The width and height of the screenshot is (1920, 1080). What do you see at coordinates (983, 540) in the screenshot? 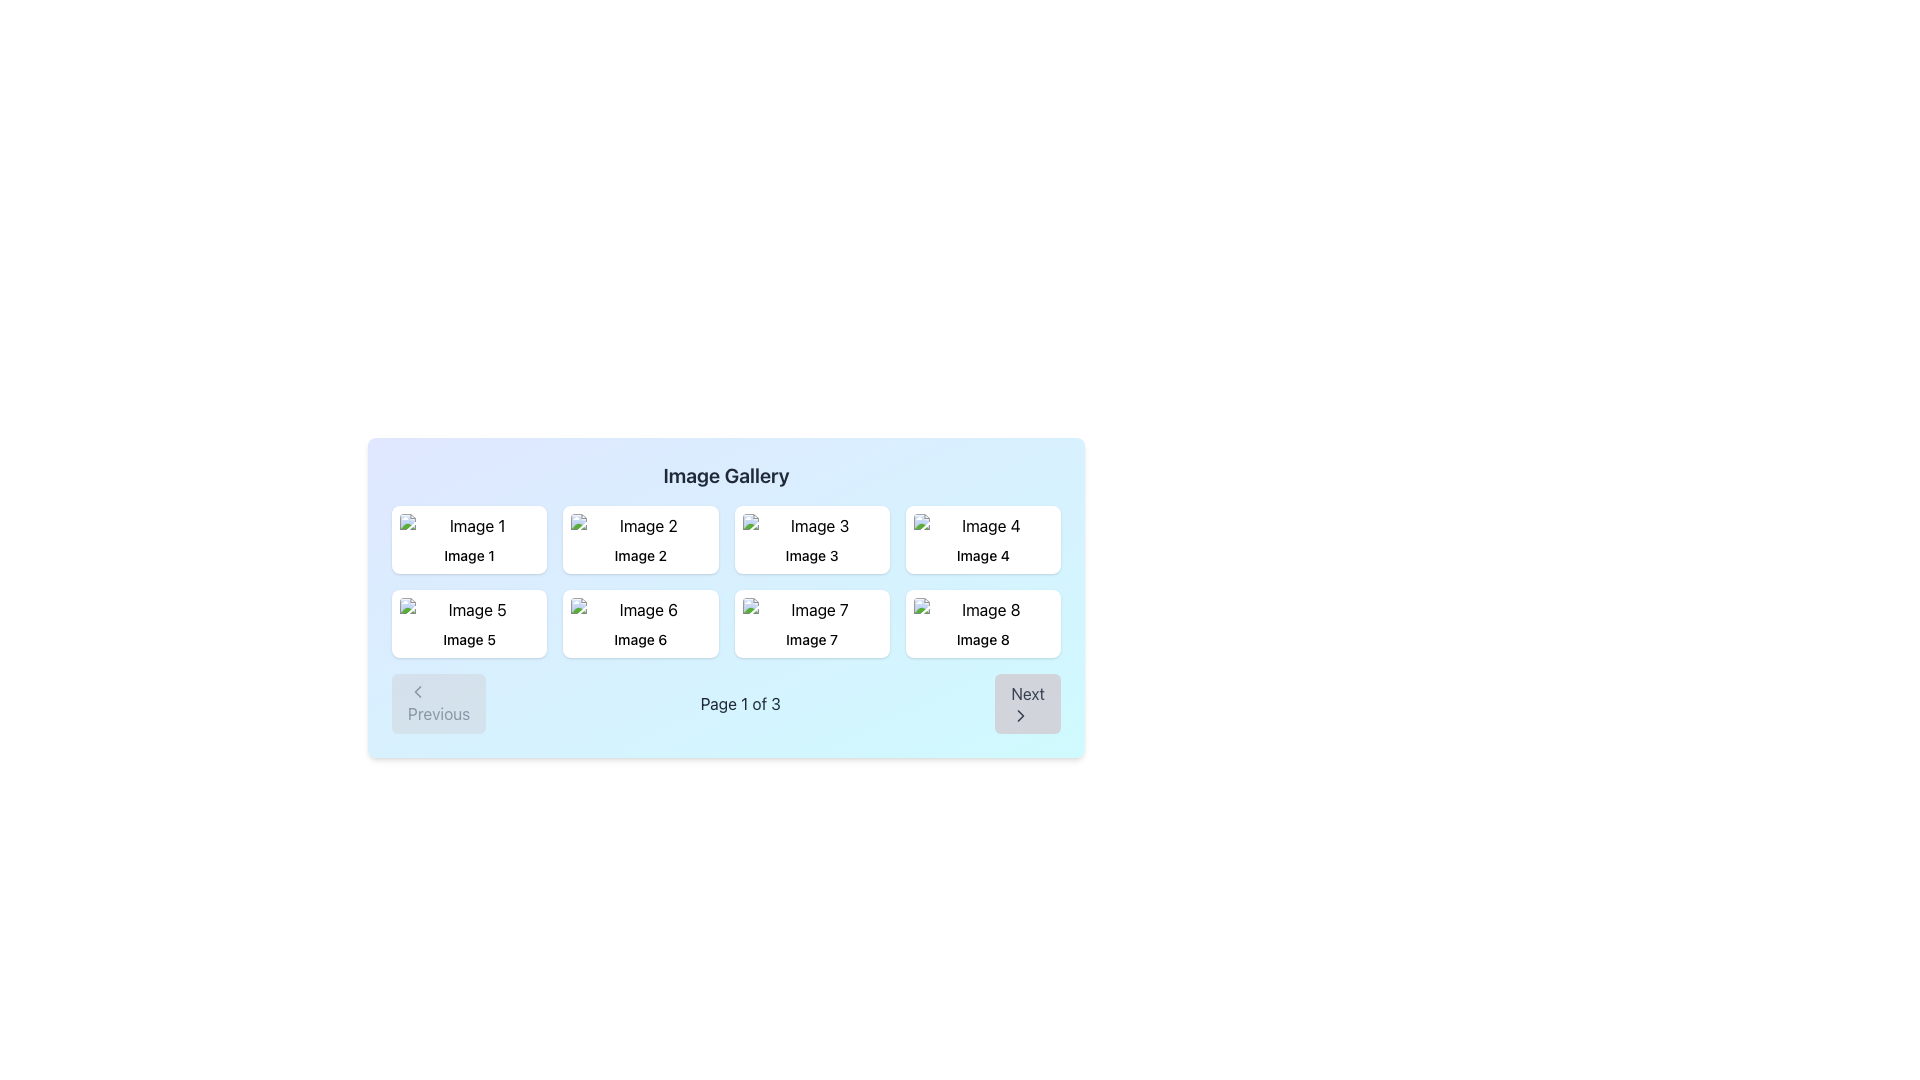
I see `to select or highlight the Image card labeled 'Image 4', located in the upper right corner of the image gallery grid` at bounding box center [983, 540].